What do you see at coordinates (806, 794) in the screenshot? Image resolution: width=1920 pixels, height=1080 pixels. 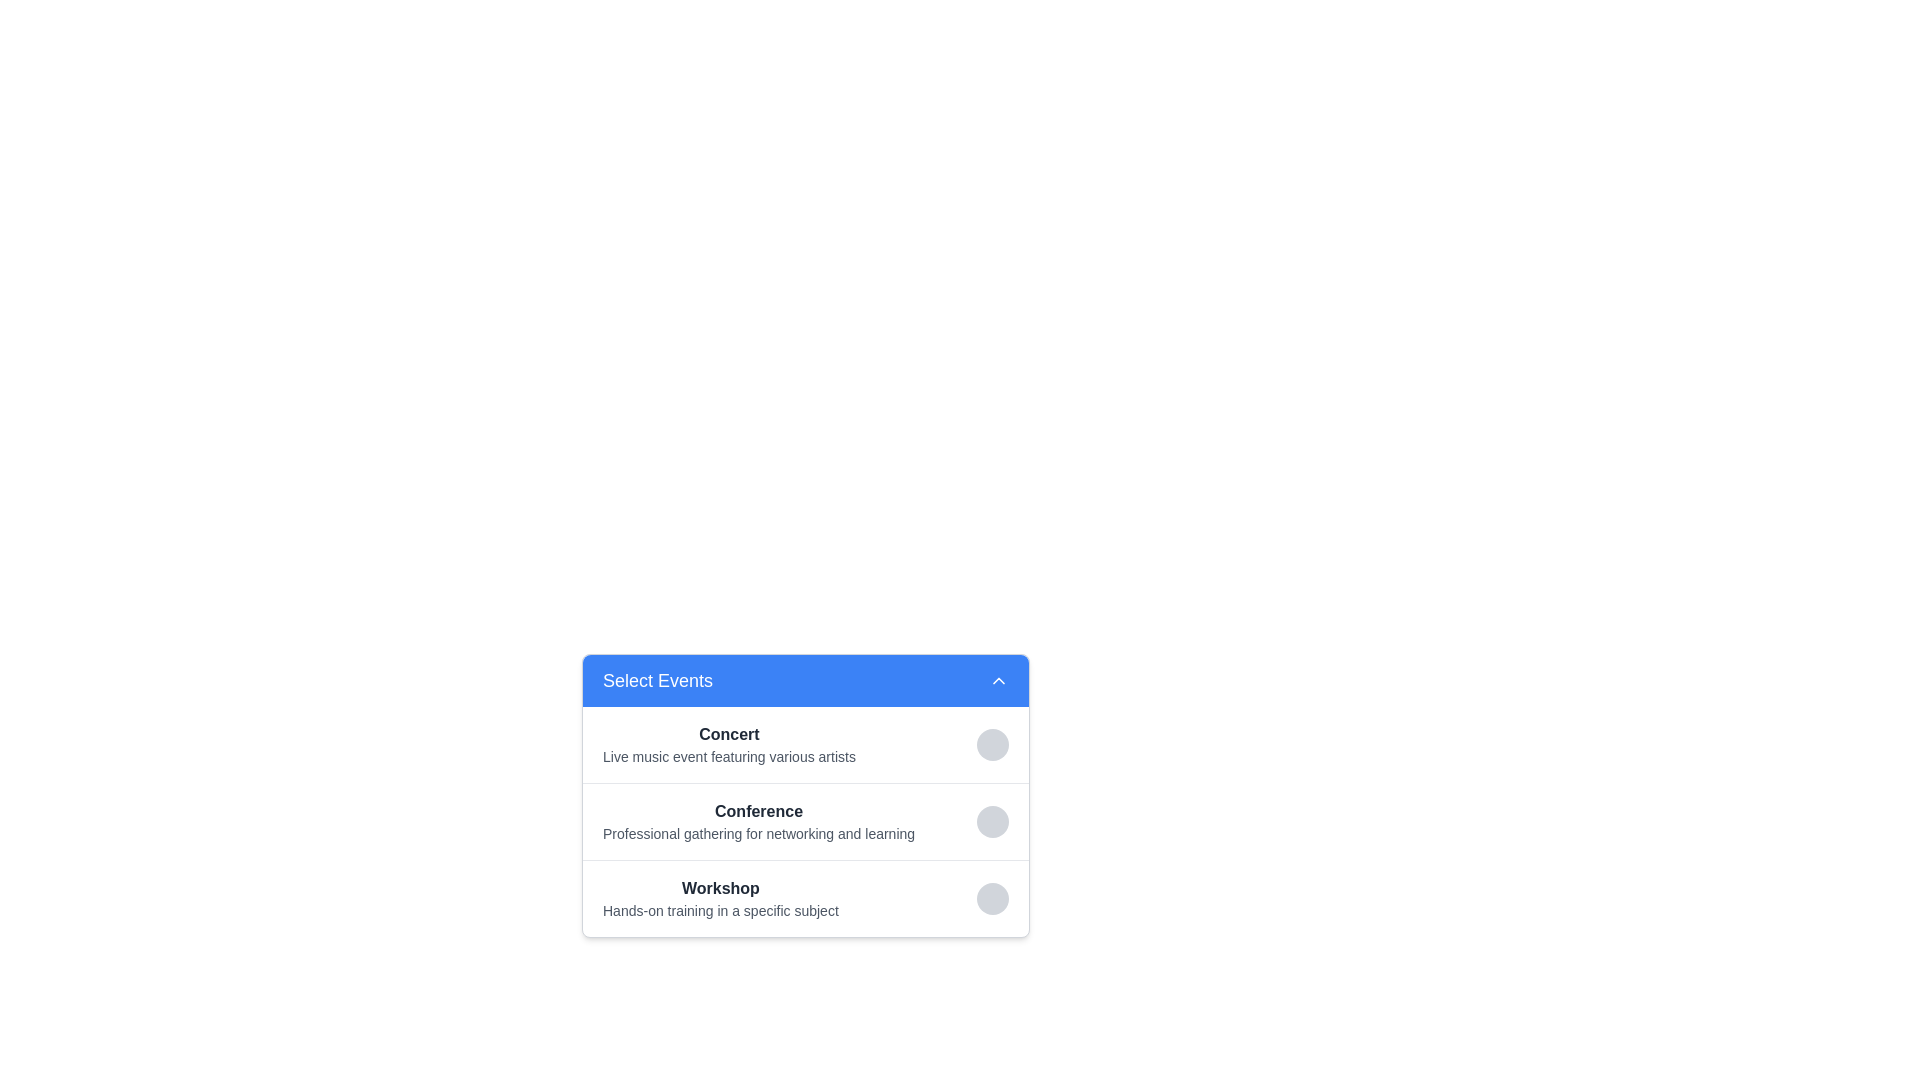 I see `the second item in the dropdown menu labeled 'Conference'` at bounding box center [806, 794].